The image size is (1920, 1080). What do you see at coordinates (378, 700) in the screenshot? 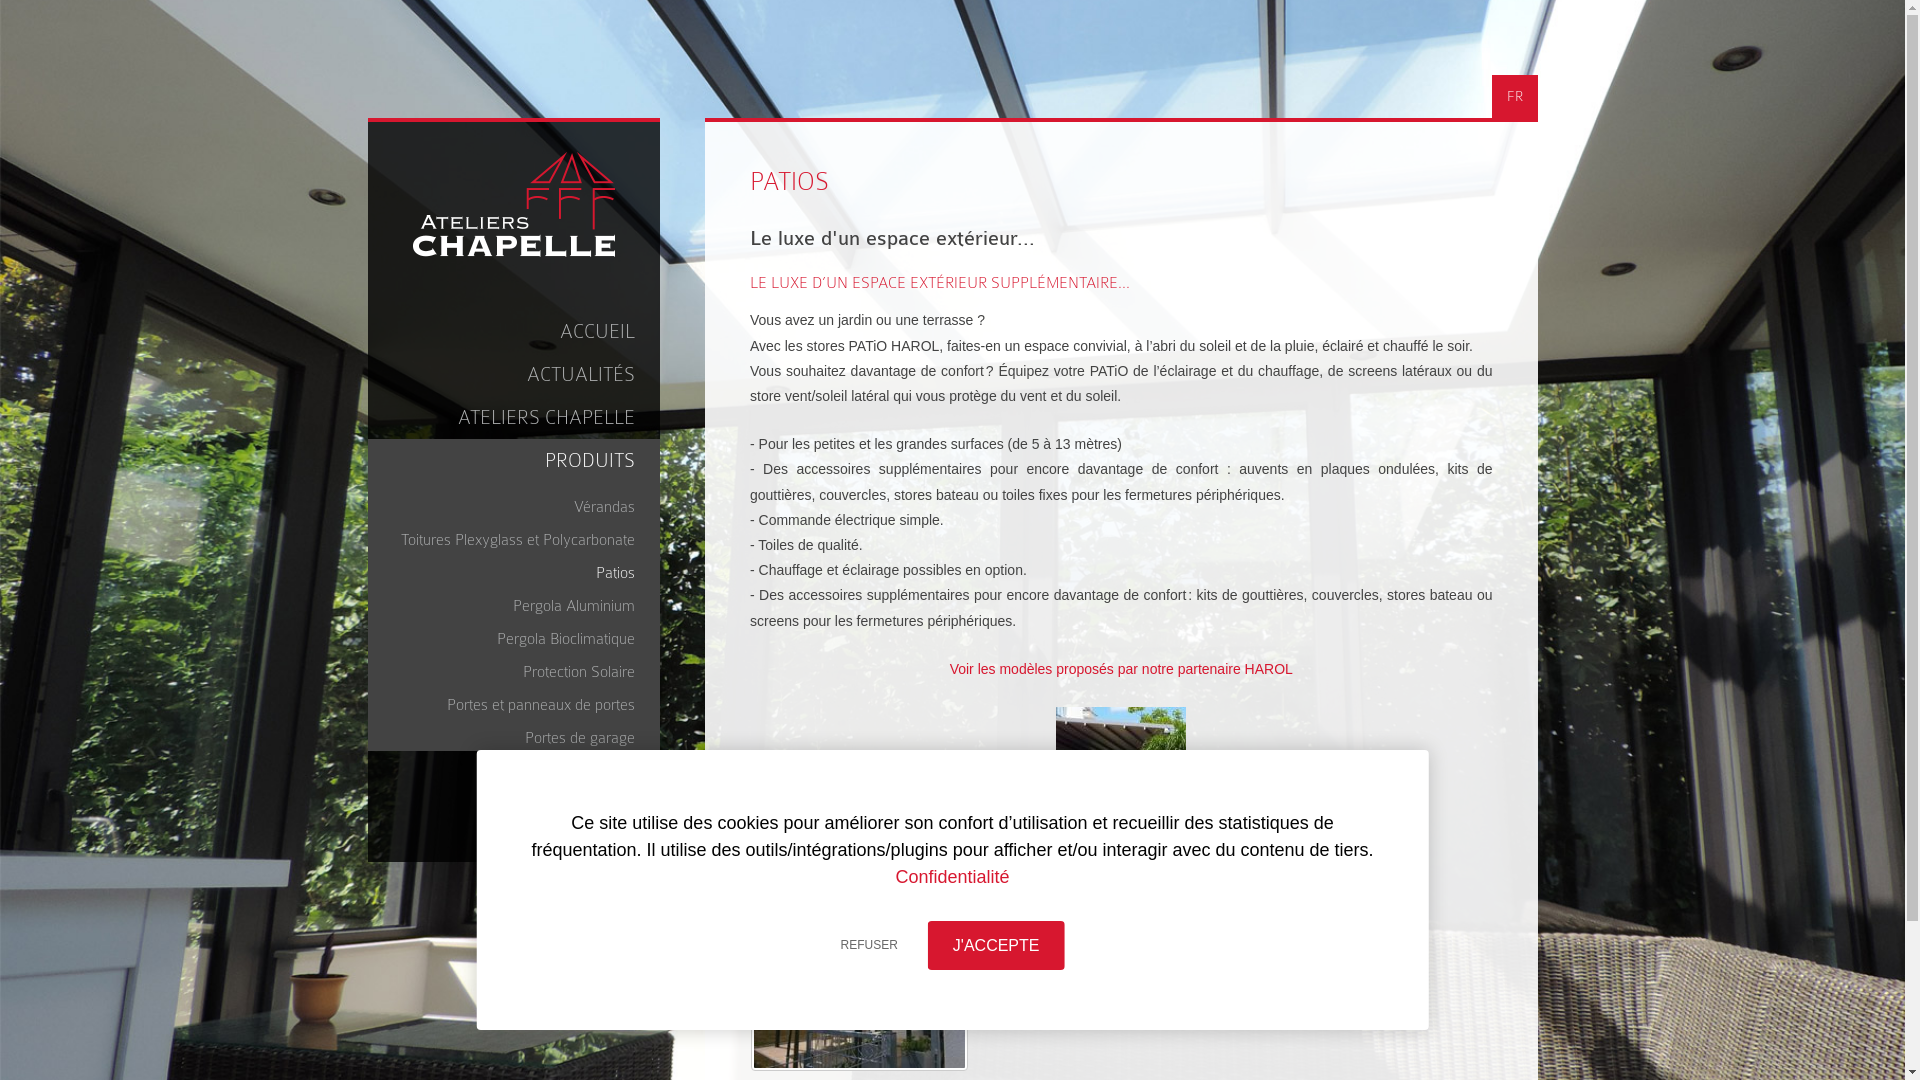
I see `'Portes et panneaux de portes'` at bounding box center [378, 700].